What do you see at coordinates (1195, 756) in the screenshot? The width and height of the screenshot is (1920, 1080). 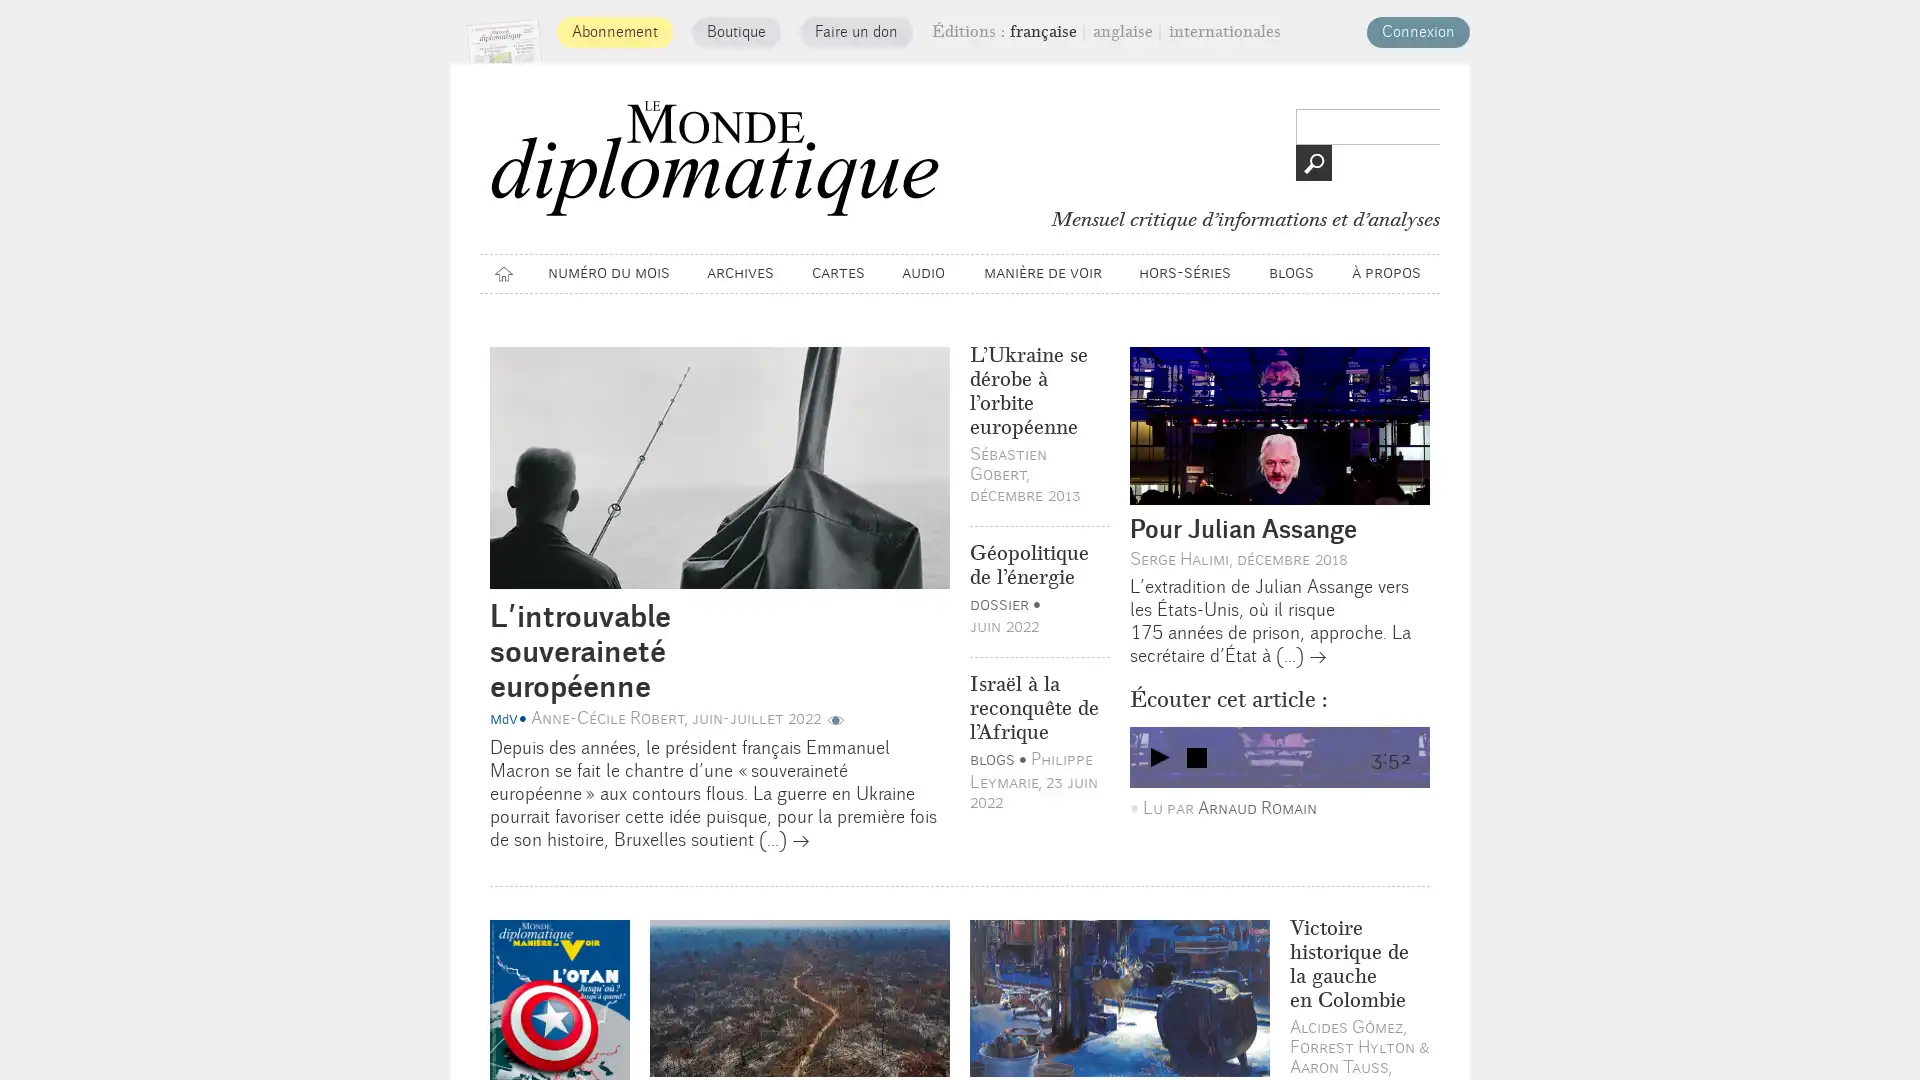 I see `Arreter le son` at bounding box center [1195, 756].